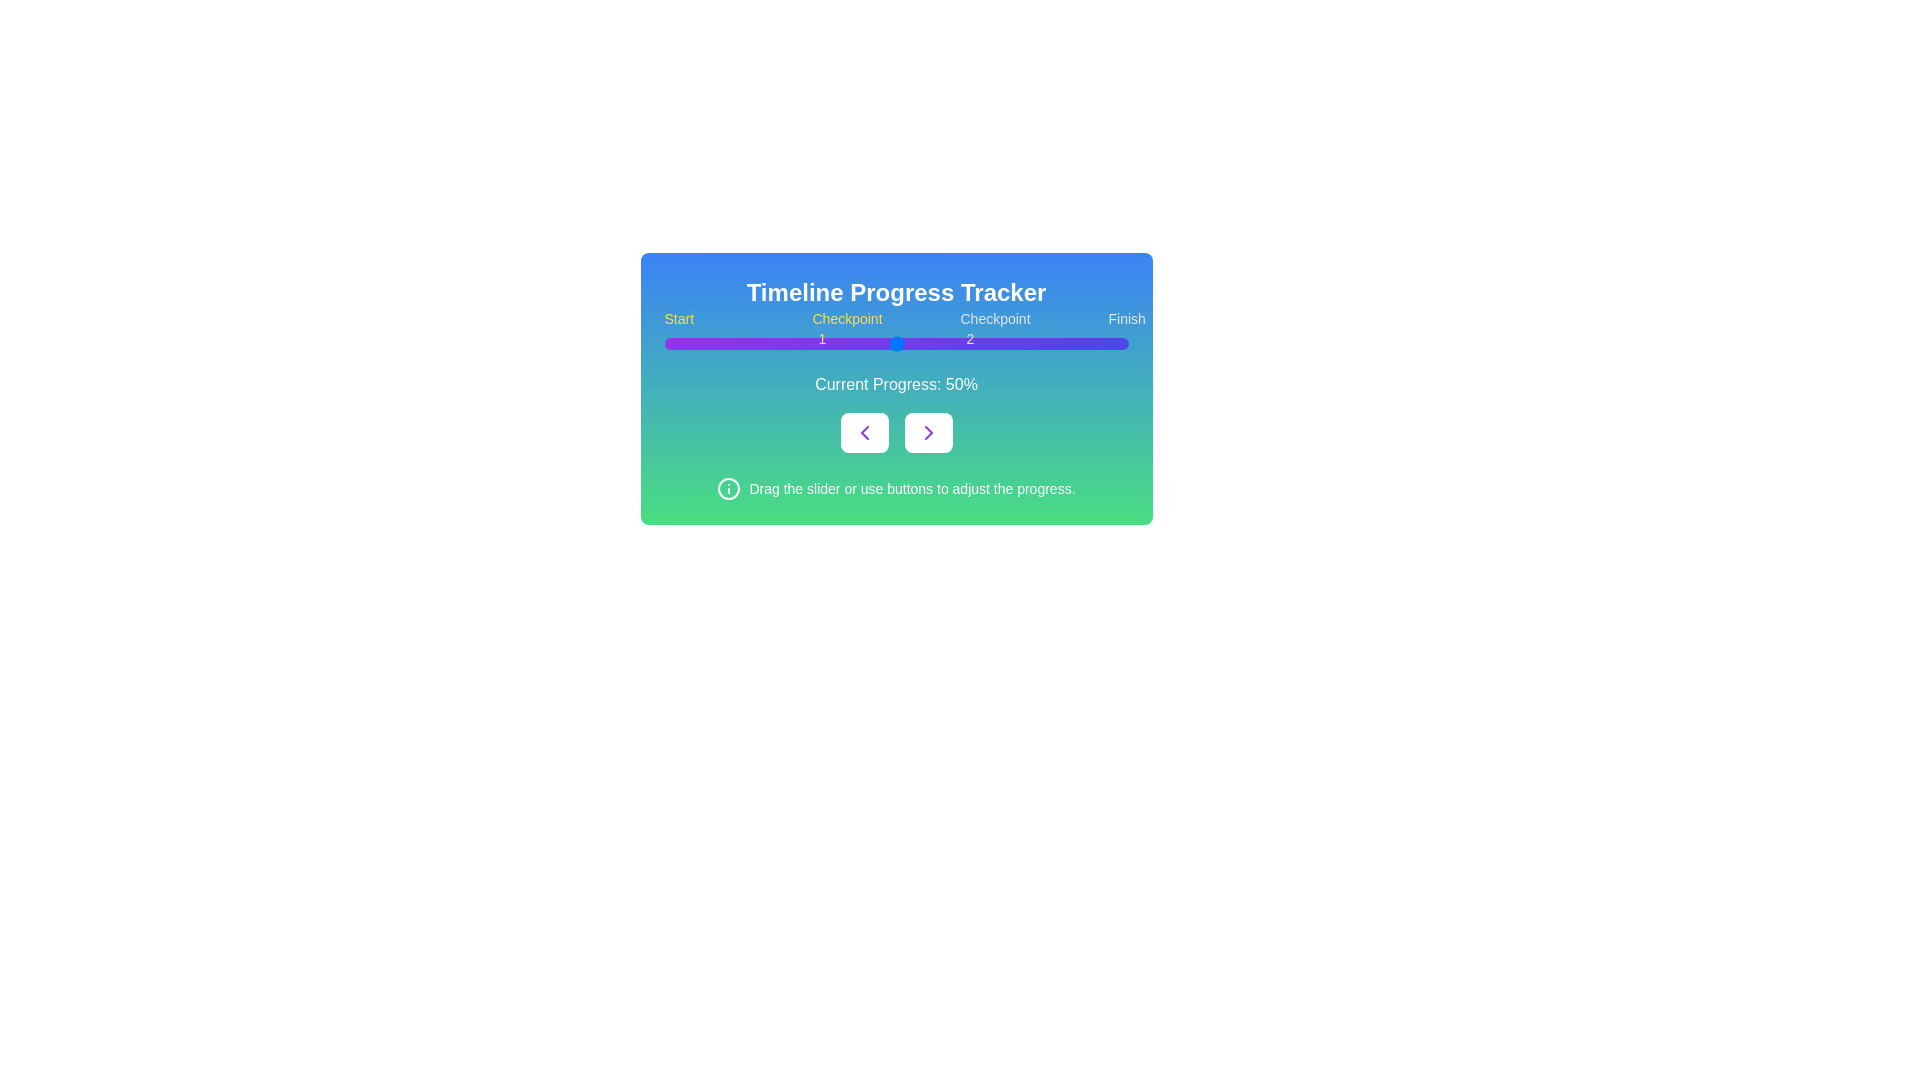 The image size is (1920, 1080). What do you see at coordinates (895, 327) in the screenshot?
I see `milestones and progress indicators from the progress bar labeled 'Start', 'Checkpoint 1', 'Checkpoint 2', and 'Finish' within the 'Timeline Progress Tracker' modal` at bounding box center [895, 327].